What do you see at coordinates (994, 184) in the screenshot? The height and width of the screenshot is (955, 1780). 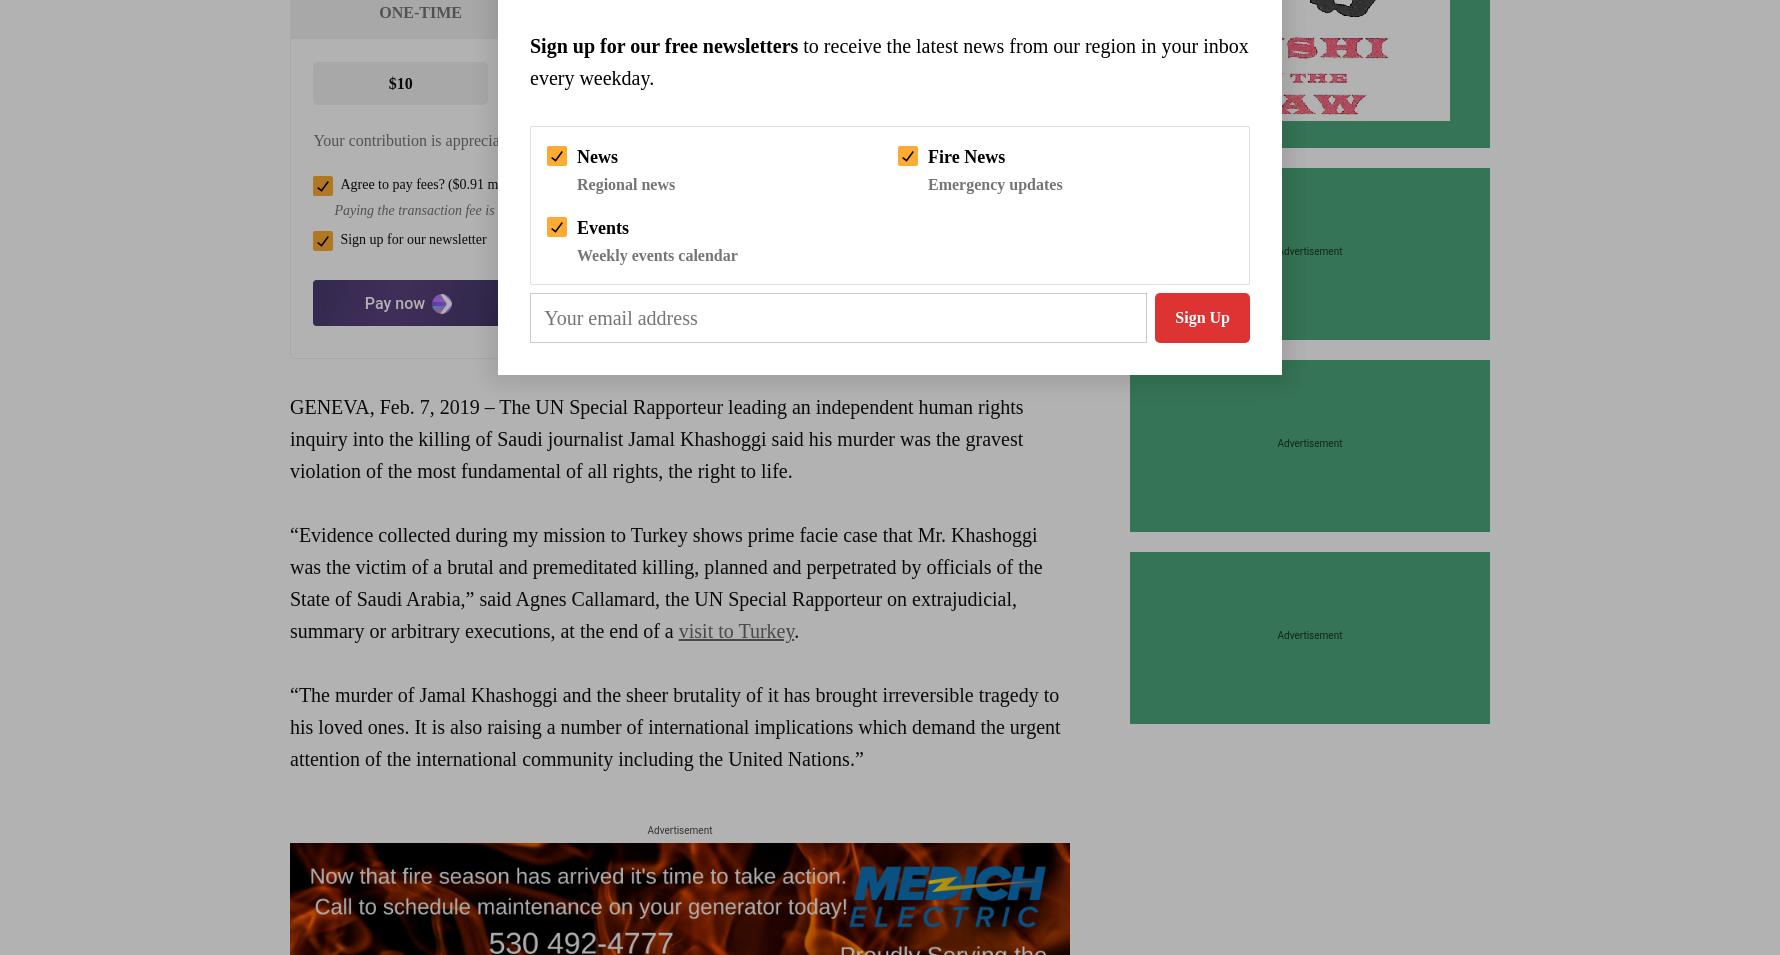 I see `'Emergency updates'` at bounding box center [994, 184].